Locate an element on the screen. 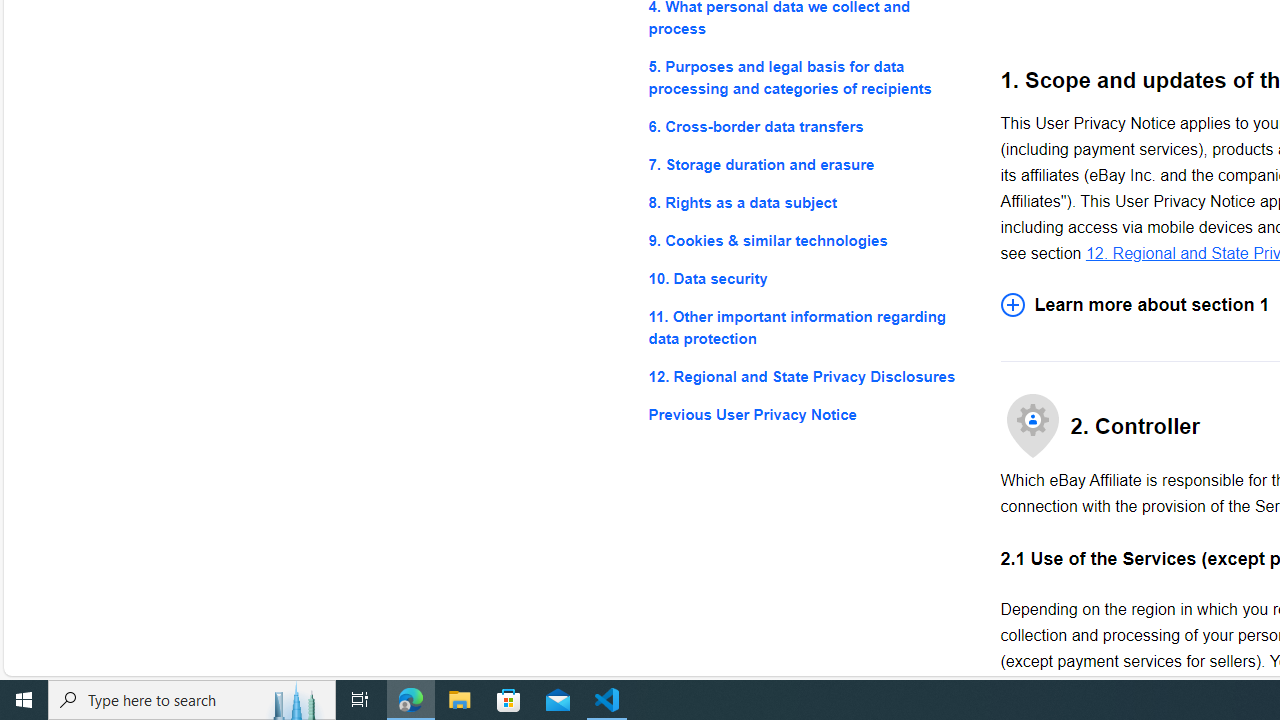 Image resolution: width=1280 pixels, height=720 pixels. '10. Data security' is located at coordinates (808, 279).